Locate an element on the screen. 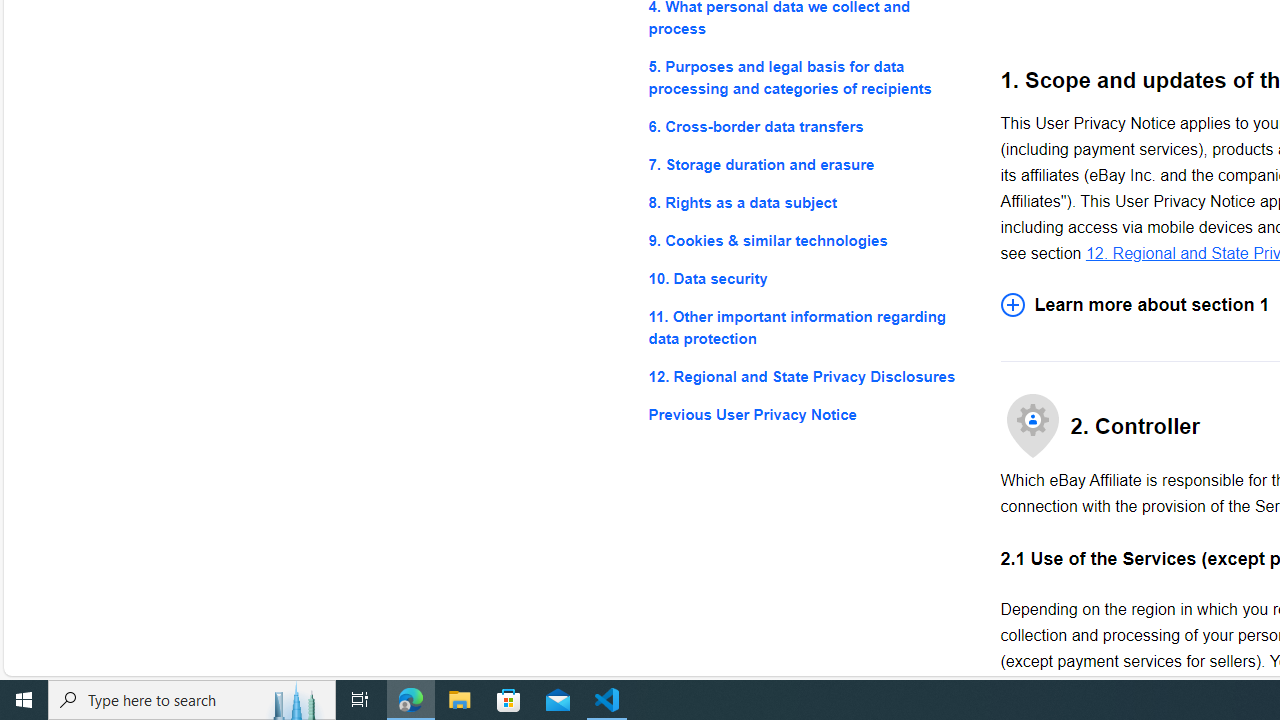 Image resolution: width=1280 pixels, height=720 pixels. '10. Data security' is located at coordinates (808, 279).